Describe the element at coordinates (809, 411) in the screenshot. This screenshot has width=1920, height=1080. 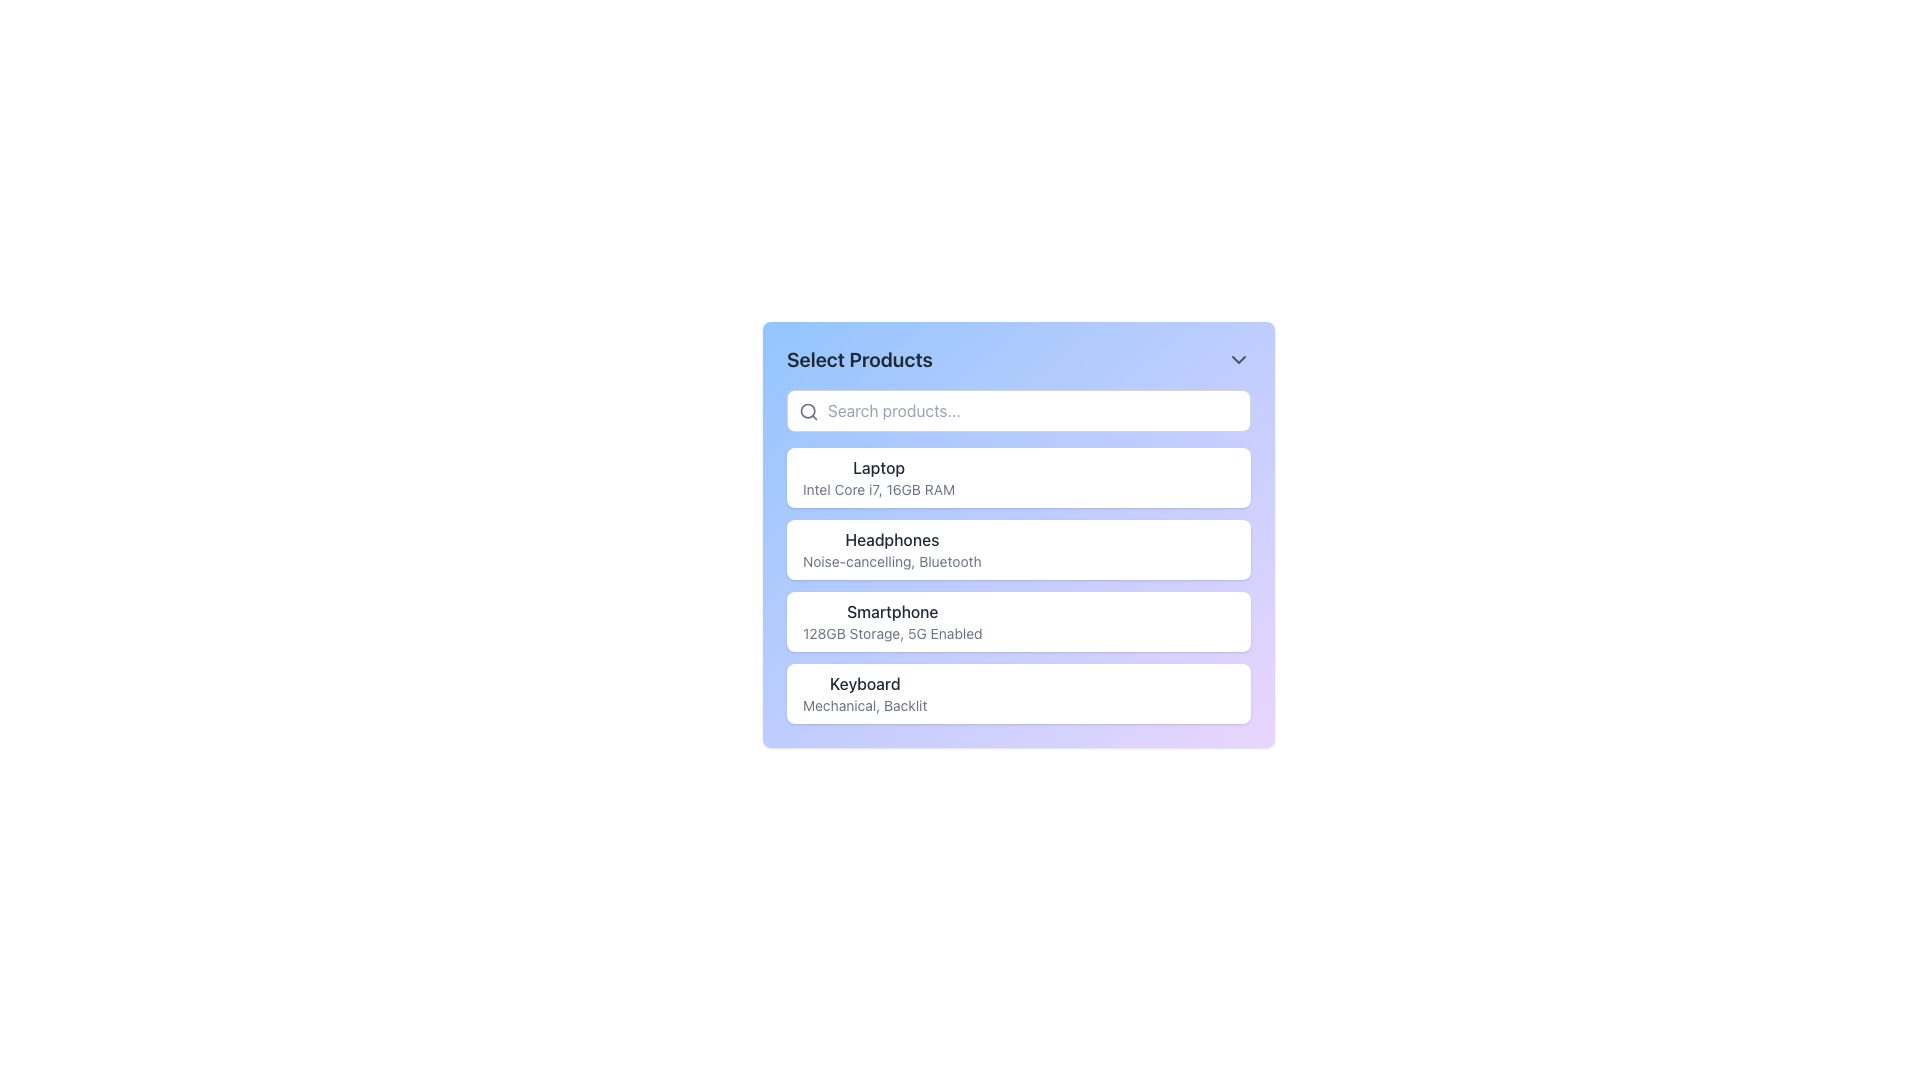
I see `the gray circular search icon with a handle located on the left side of the search bar at the top of the selection panel` at that location.